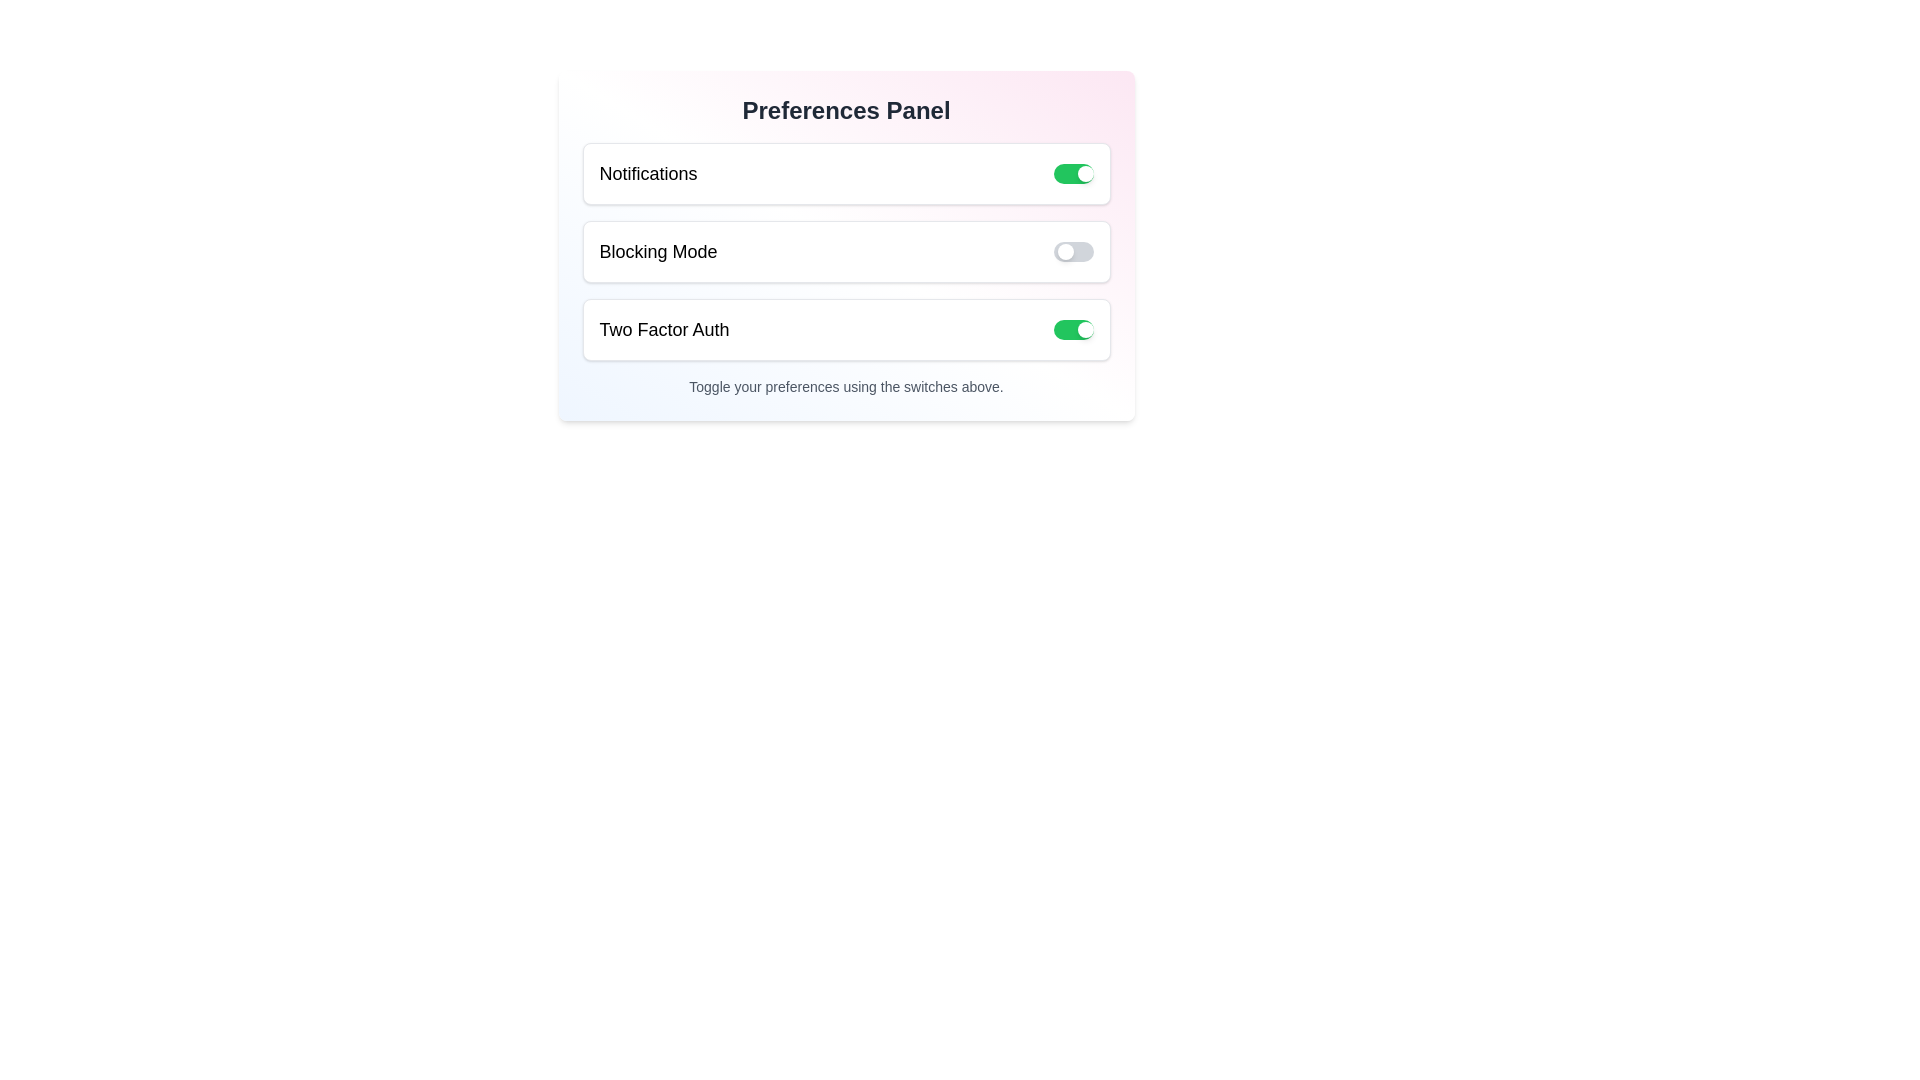 Image resolution: width=1920 pixels, height=1080 pixels. I want to click on the 'Notifications' switch to toggle its state, so click(1072, 172).